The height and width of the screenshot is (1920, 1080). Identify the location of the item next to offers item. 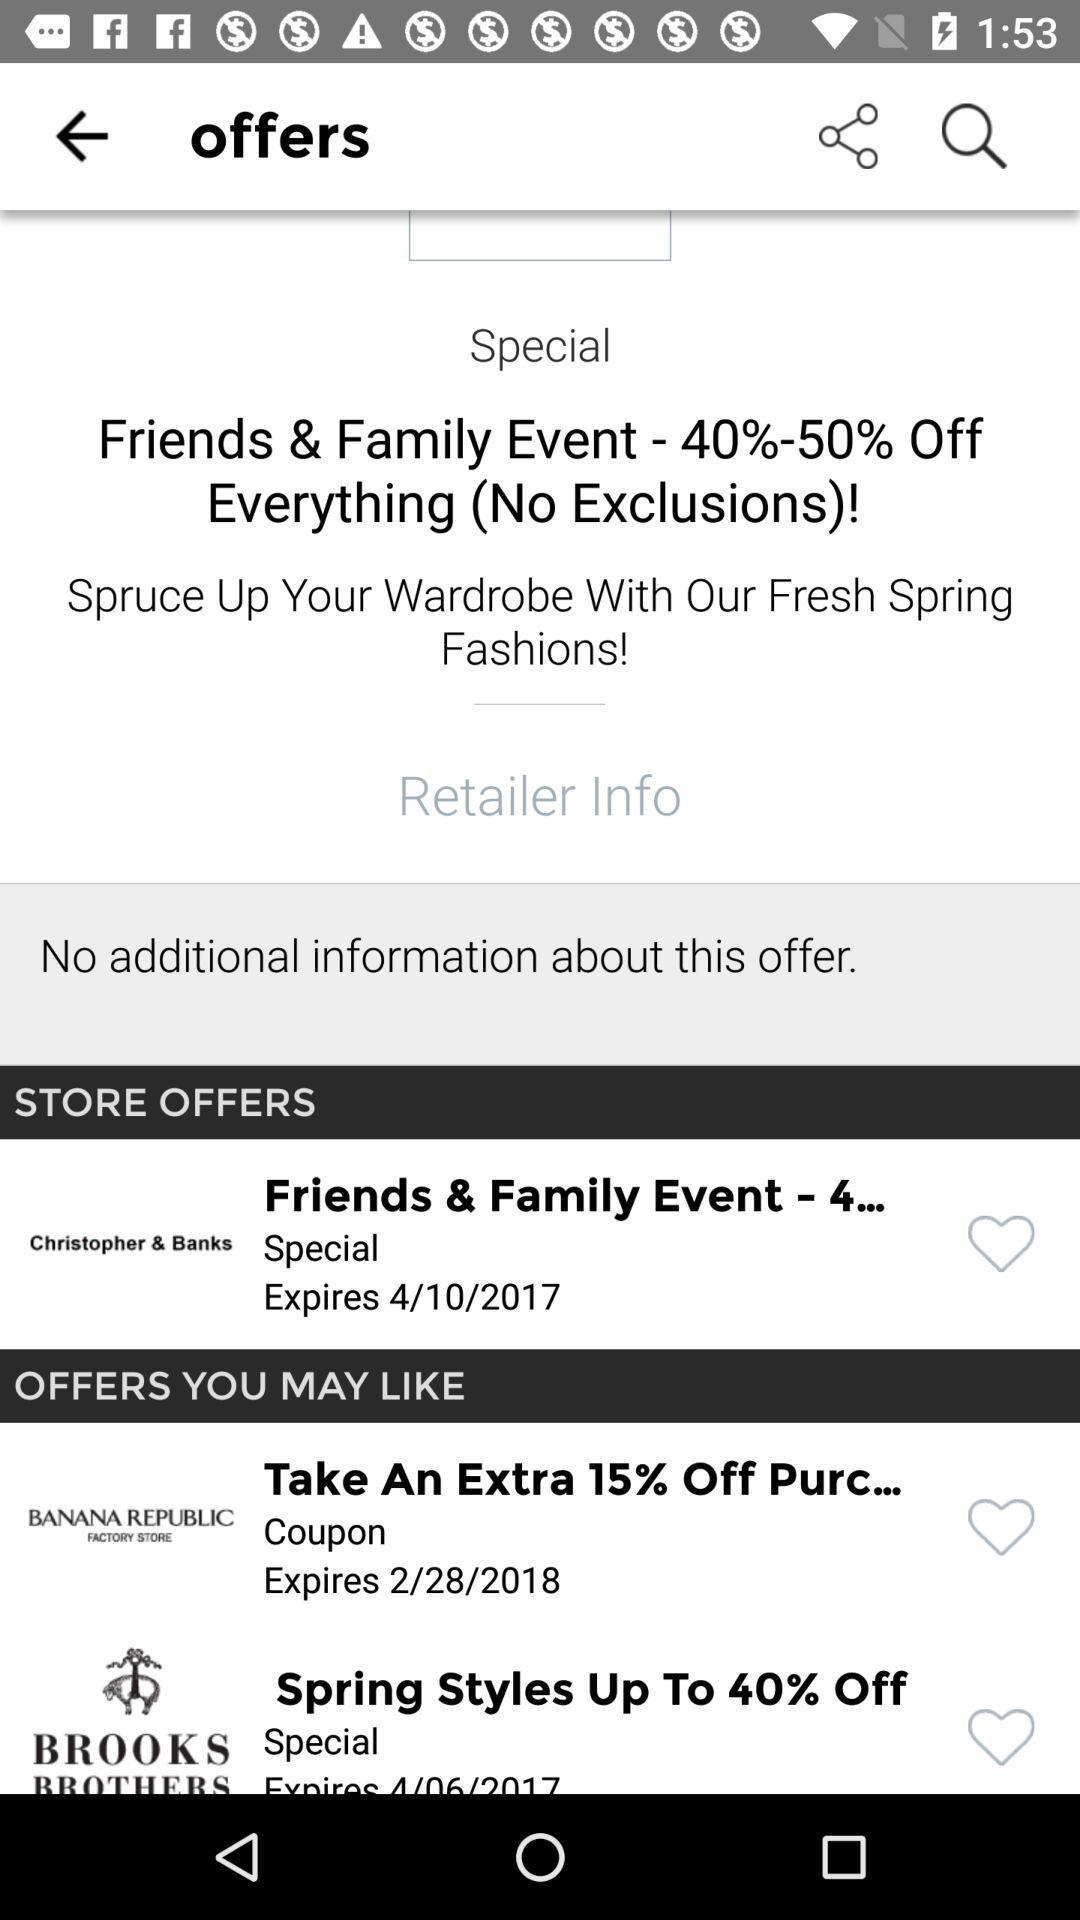
(80, 135).